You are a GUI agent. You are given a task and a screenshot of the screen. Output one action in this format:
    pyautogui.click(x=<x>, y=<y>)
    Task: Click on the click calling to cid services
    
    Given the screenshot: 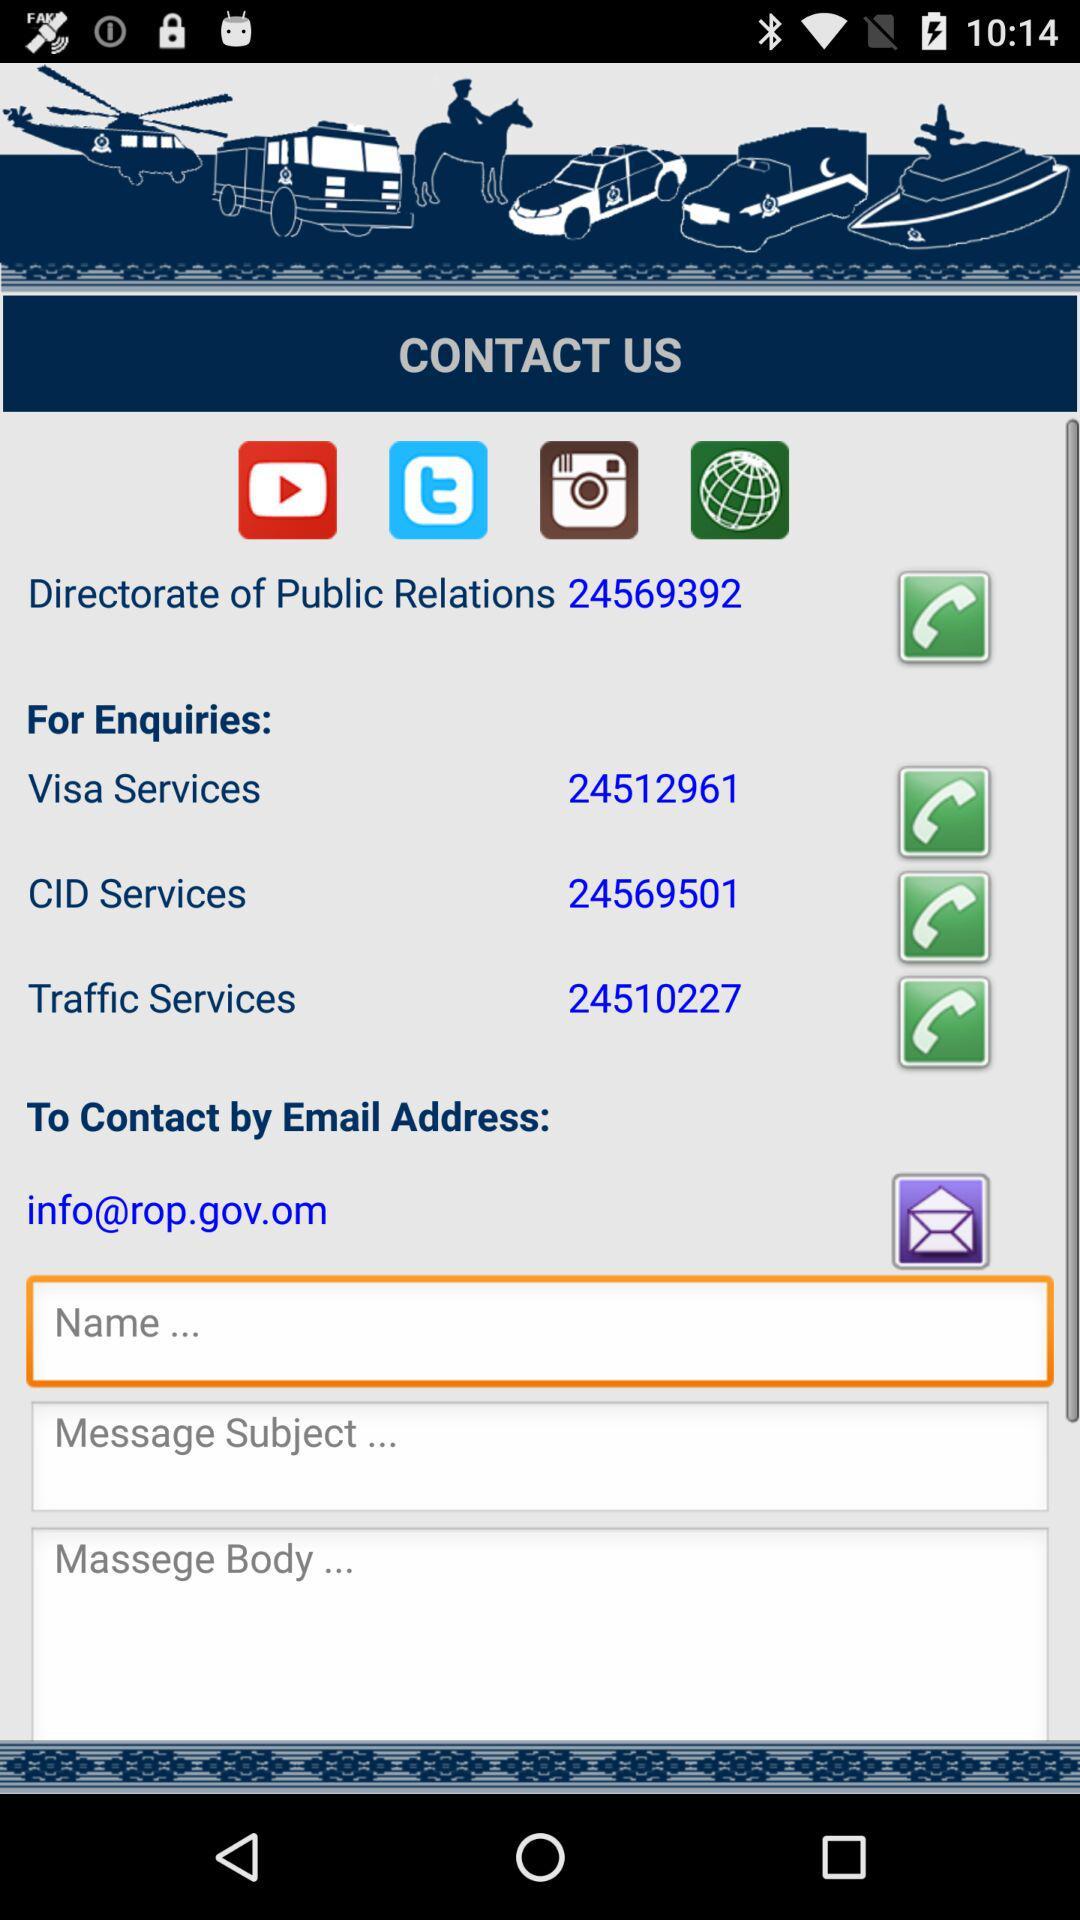 What is the action you would take?
    pyautogui.click(x=944, y=916)
    